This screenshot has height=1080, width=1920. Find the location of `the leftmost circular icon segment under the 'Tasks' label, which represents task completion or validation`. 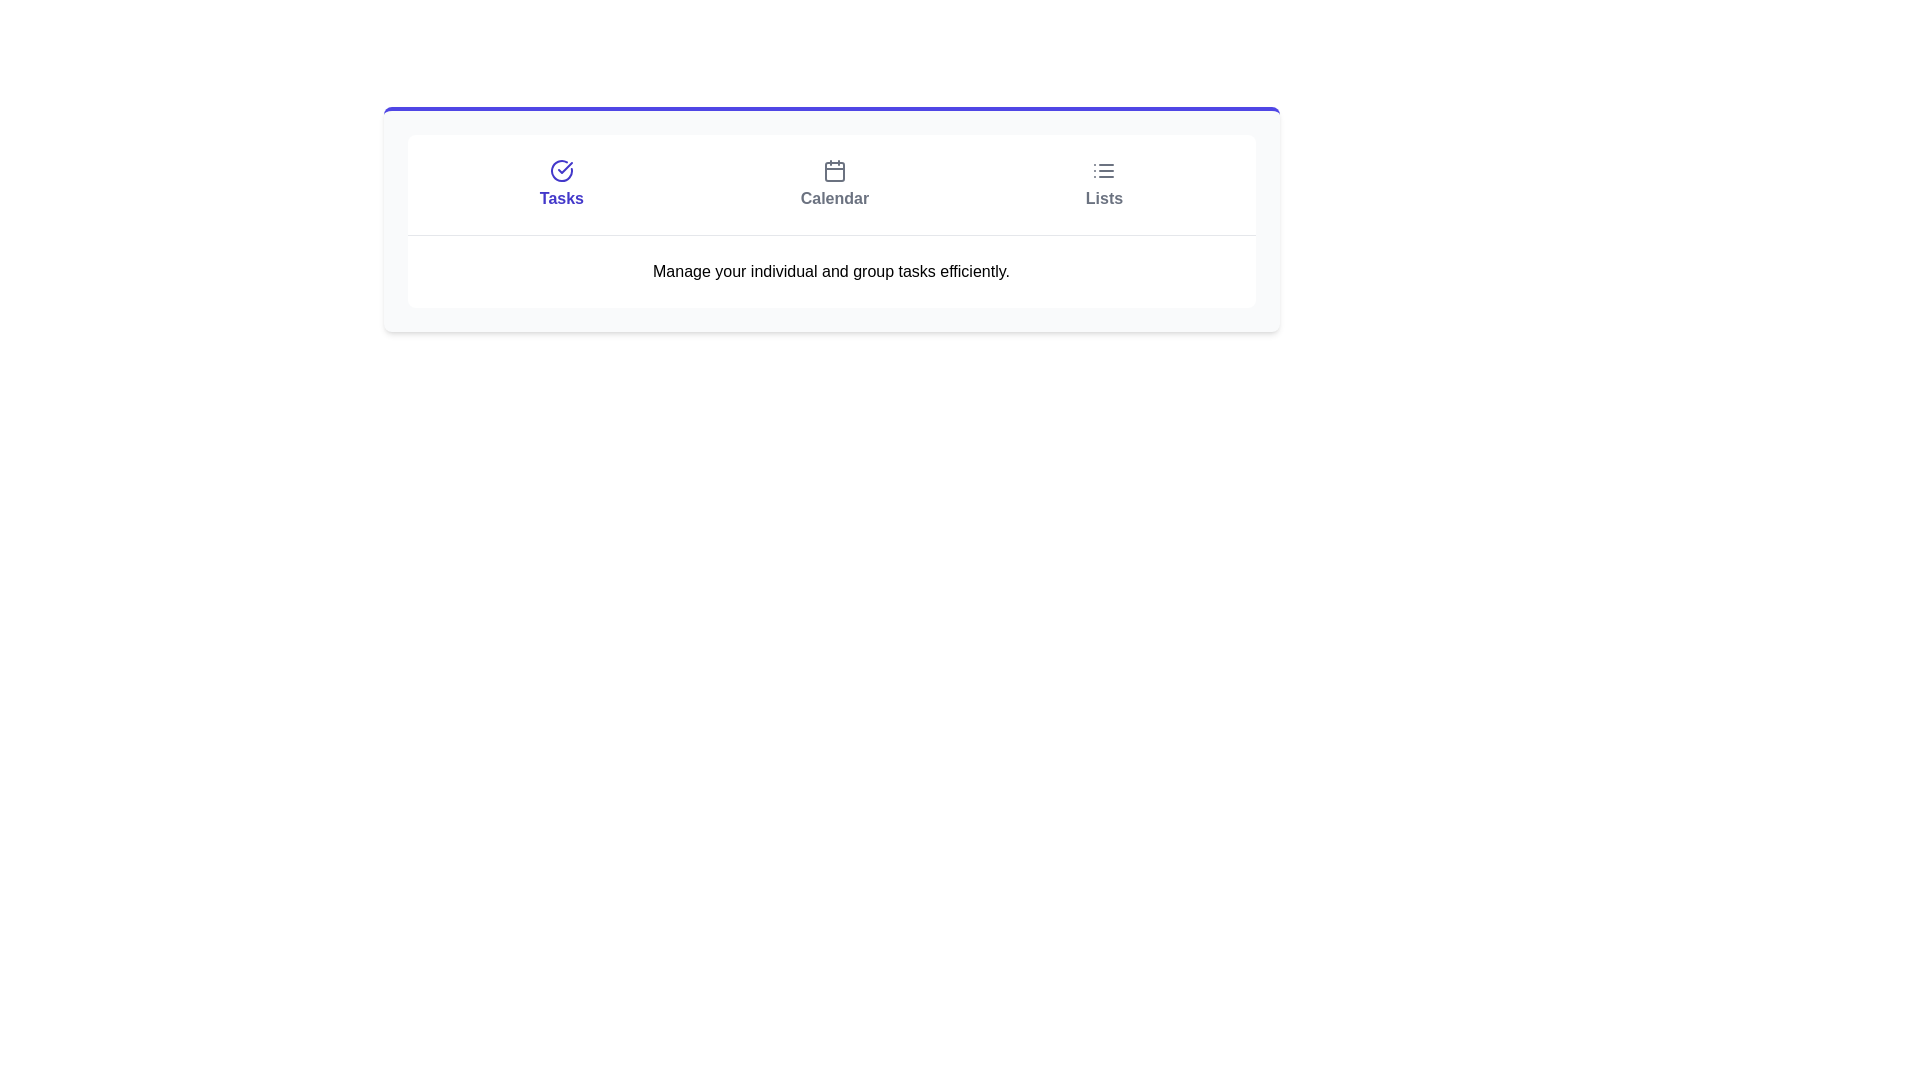

the leftmost circular icon segment under the 'Tasks' label, which represents task completion or validation is located at coordinates (560, 169).